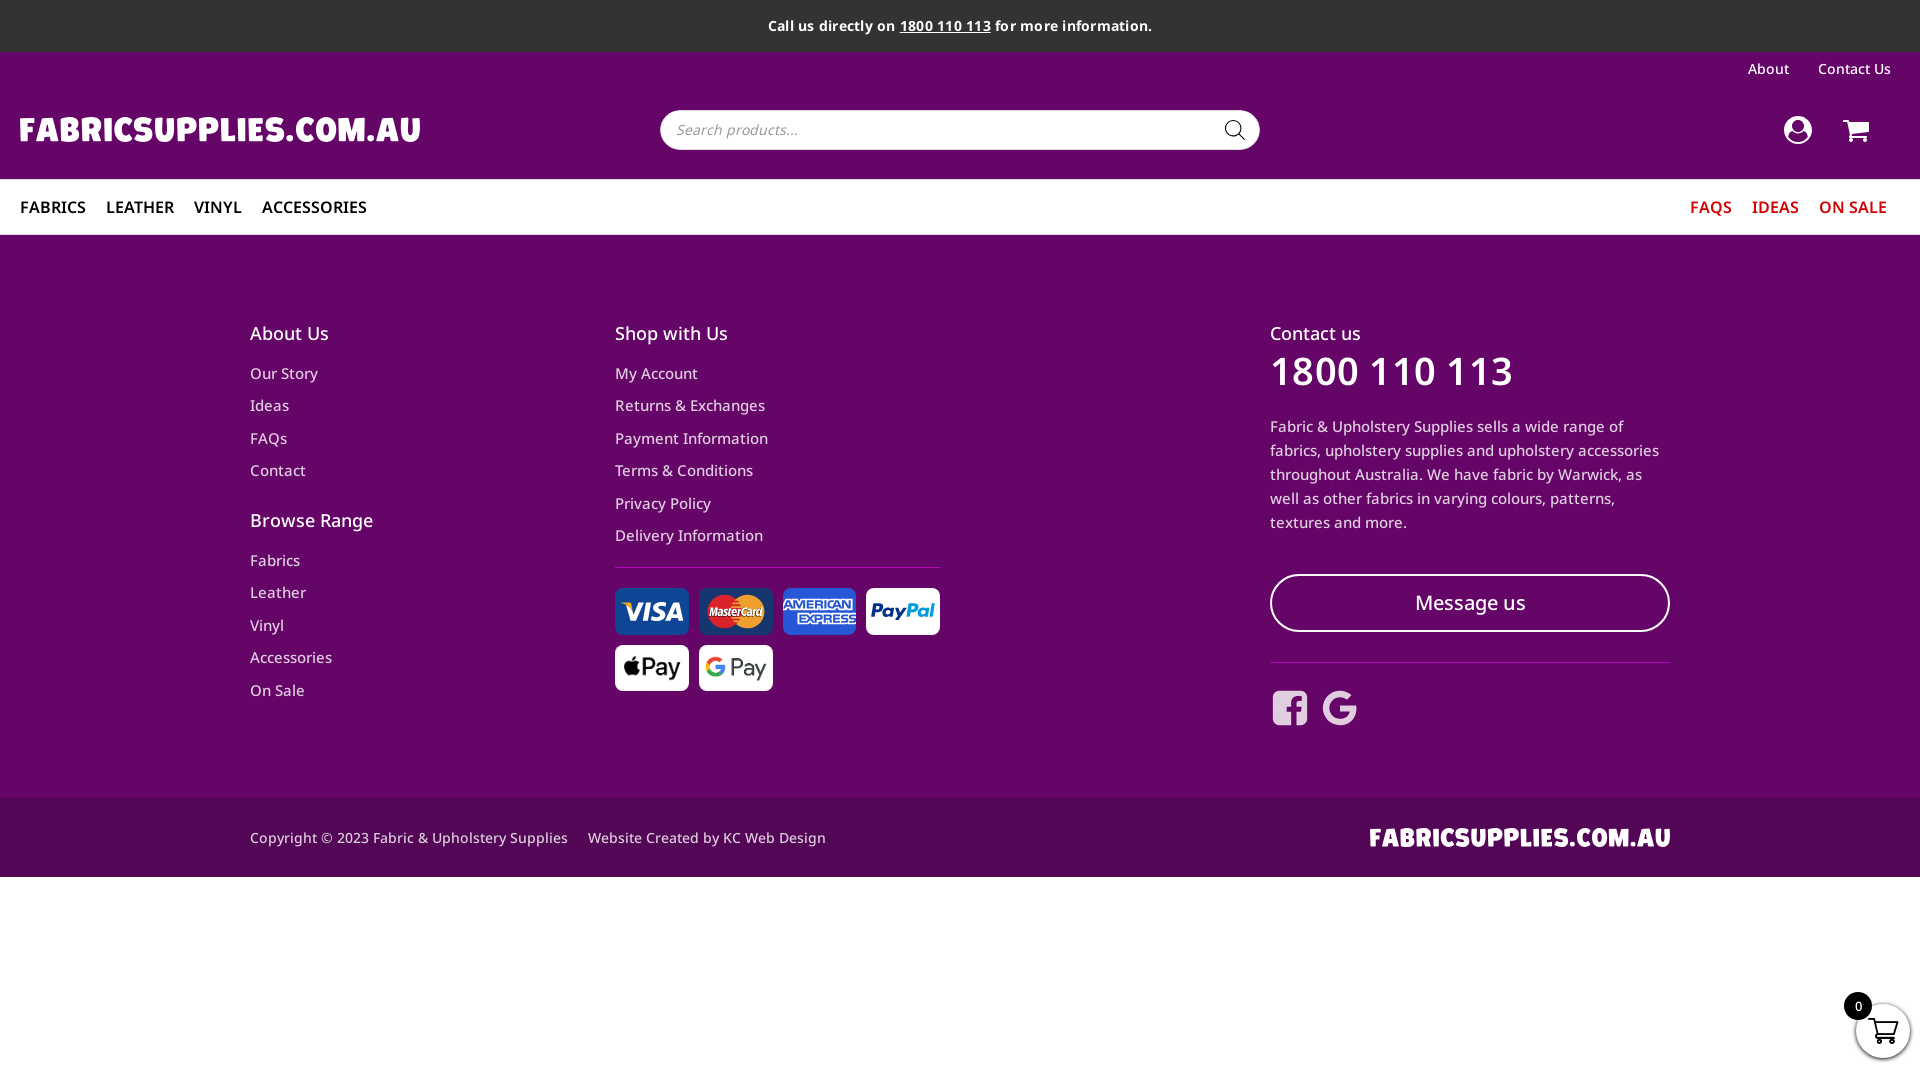  What do you see at coordinates (684, 470) in the screenshot?
I see `'Terms & Conditions'` at bounding box center [684, 470].